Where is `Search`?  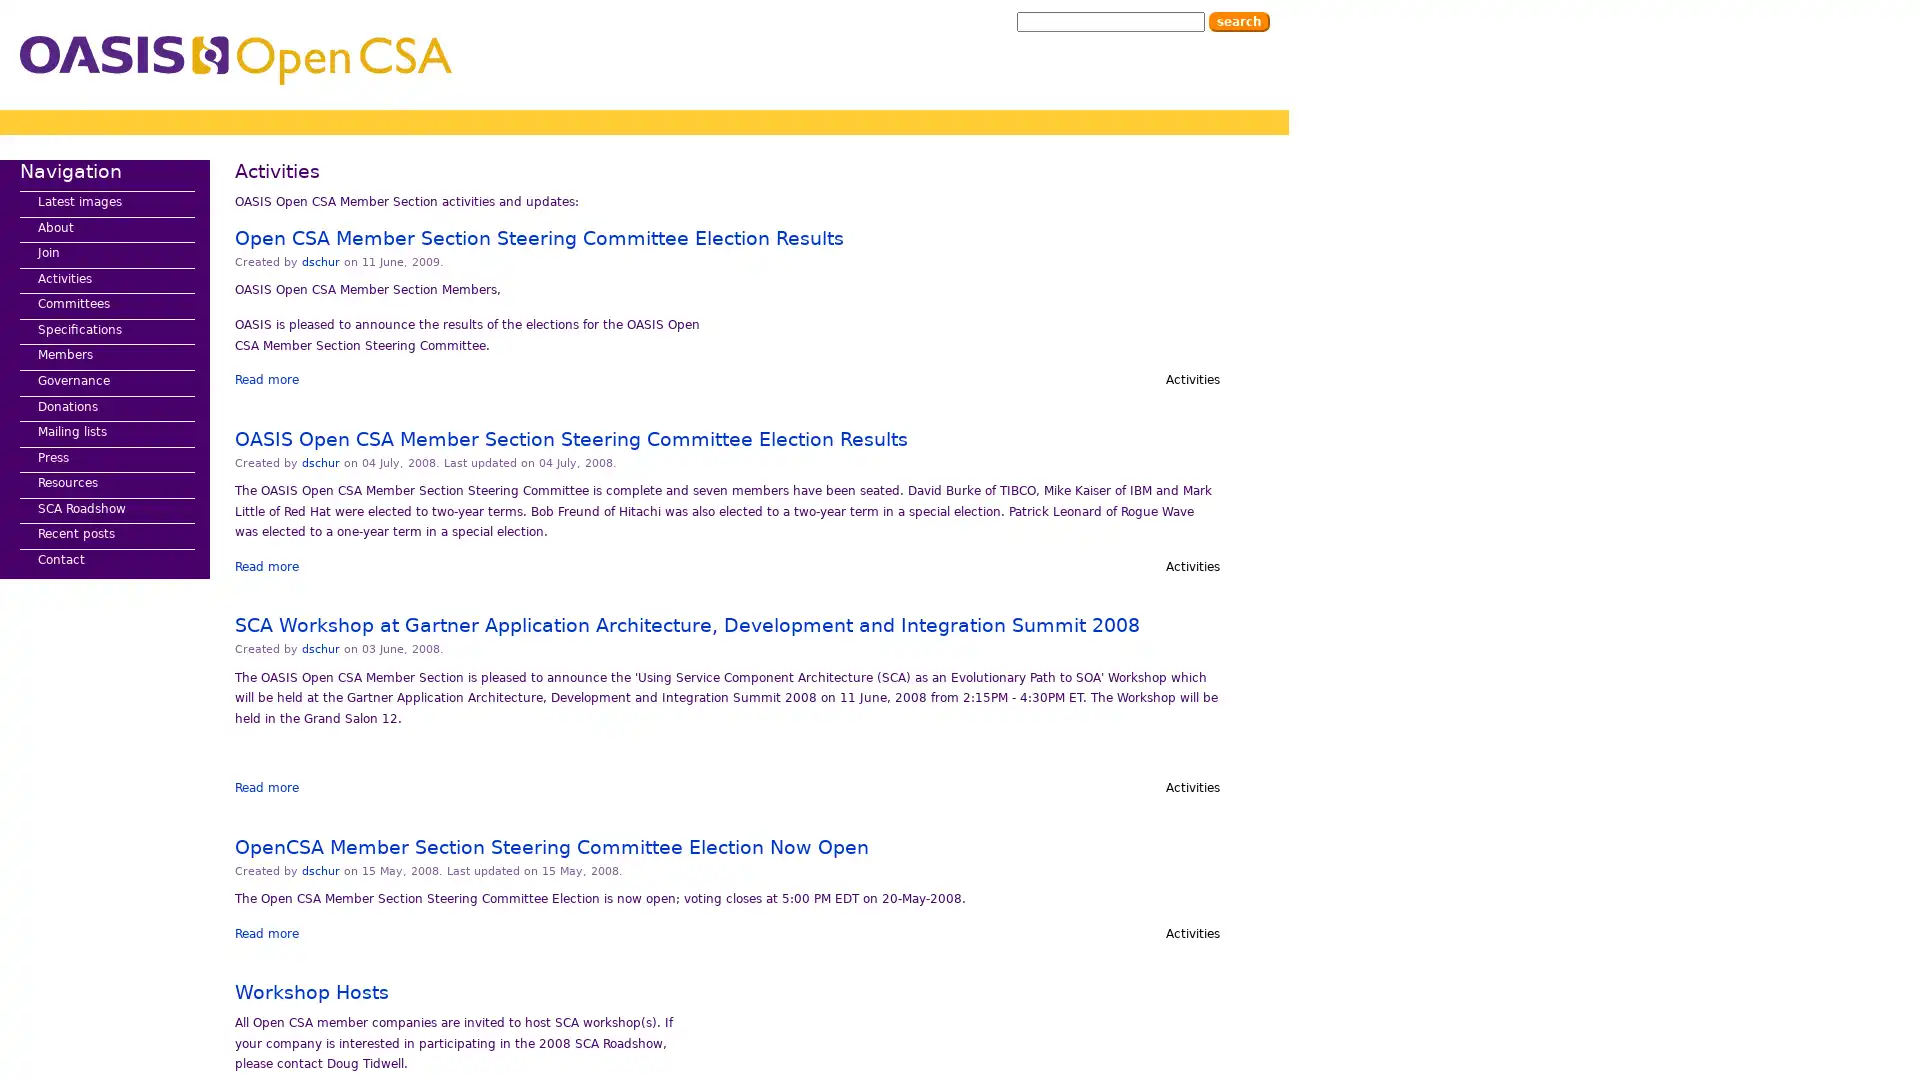
Search is located at coordinates (1238, 22).